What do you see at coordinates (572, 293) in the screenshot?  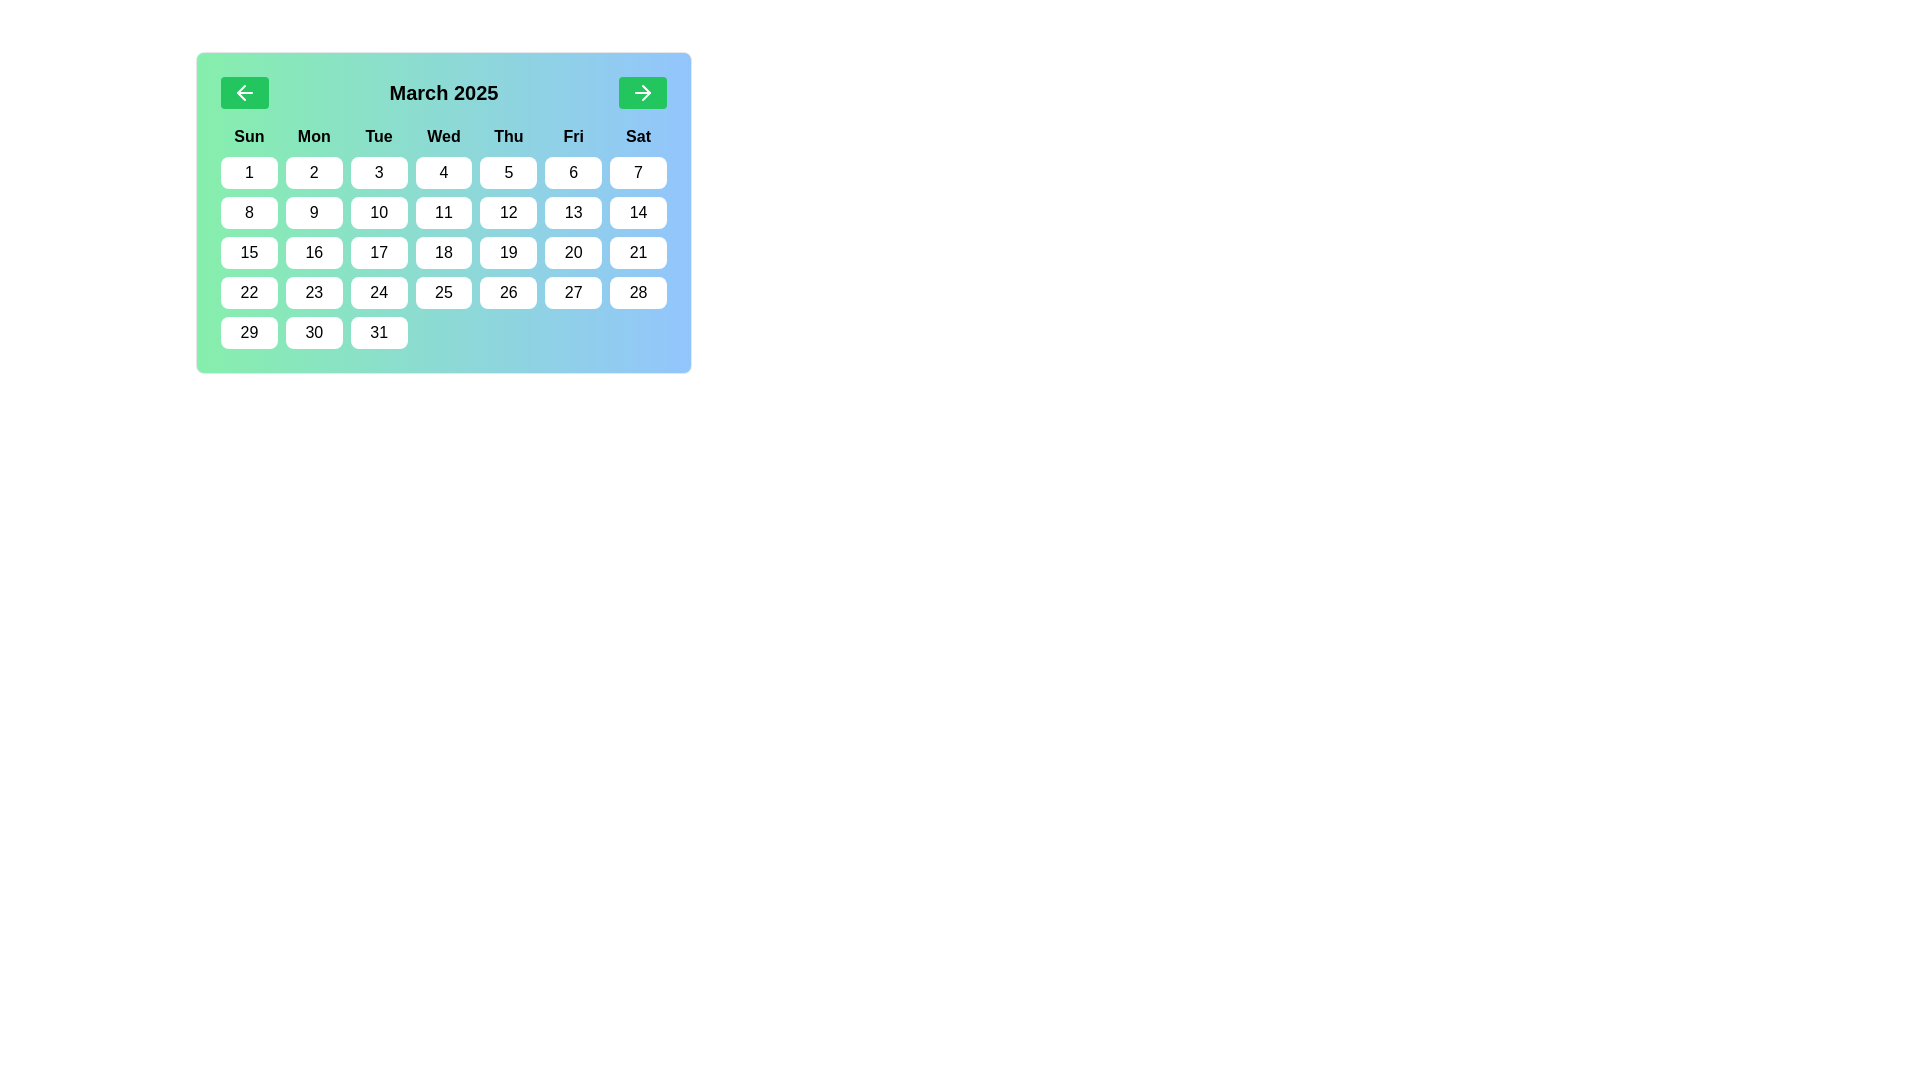 I see `the button representing the date '27' in the calendar under the 'Fri' column` at bounding box center [572, 293].